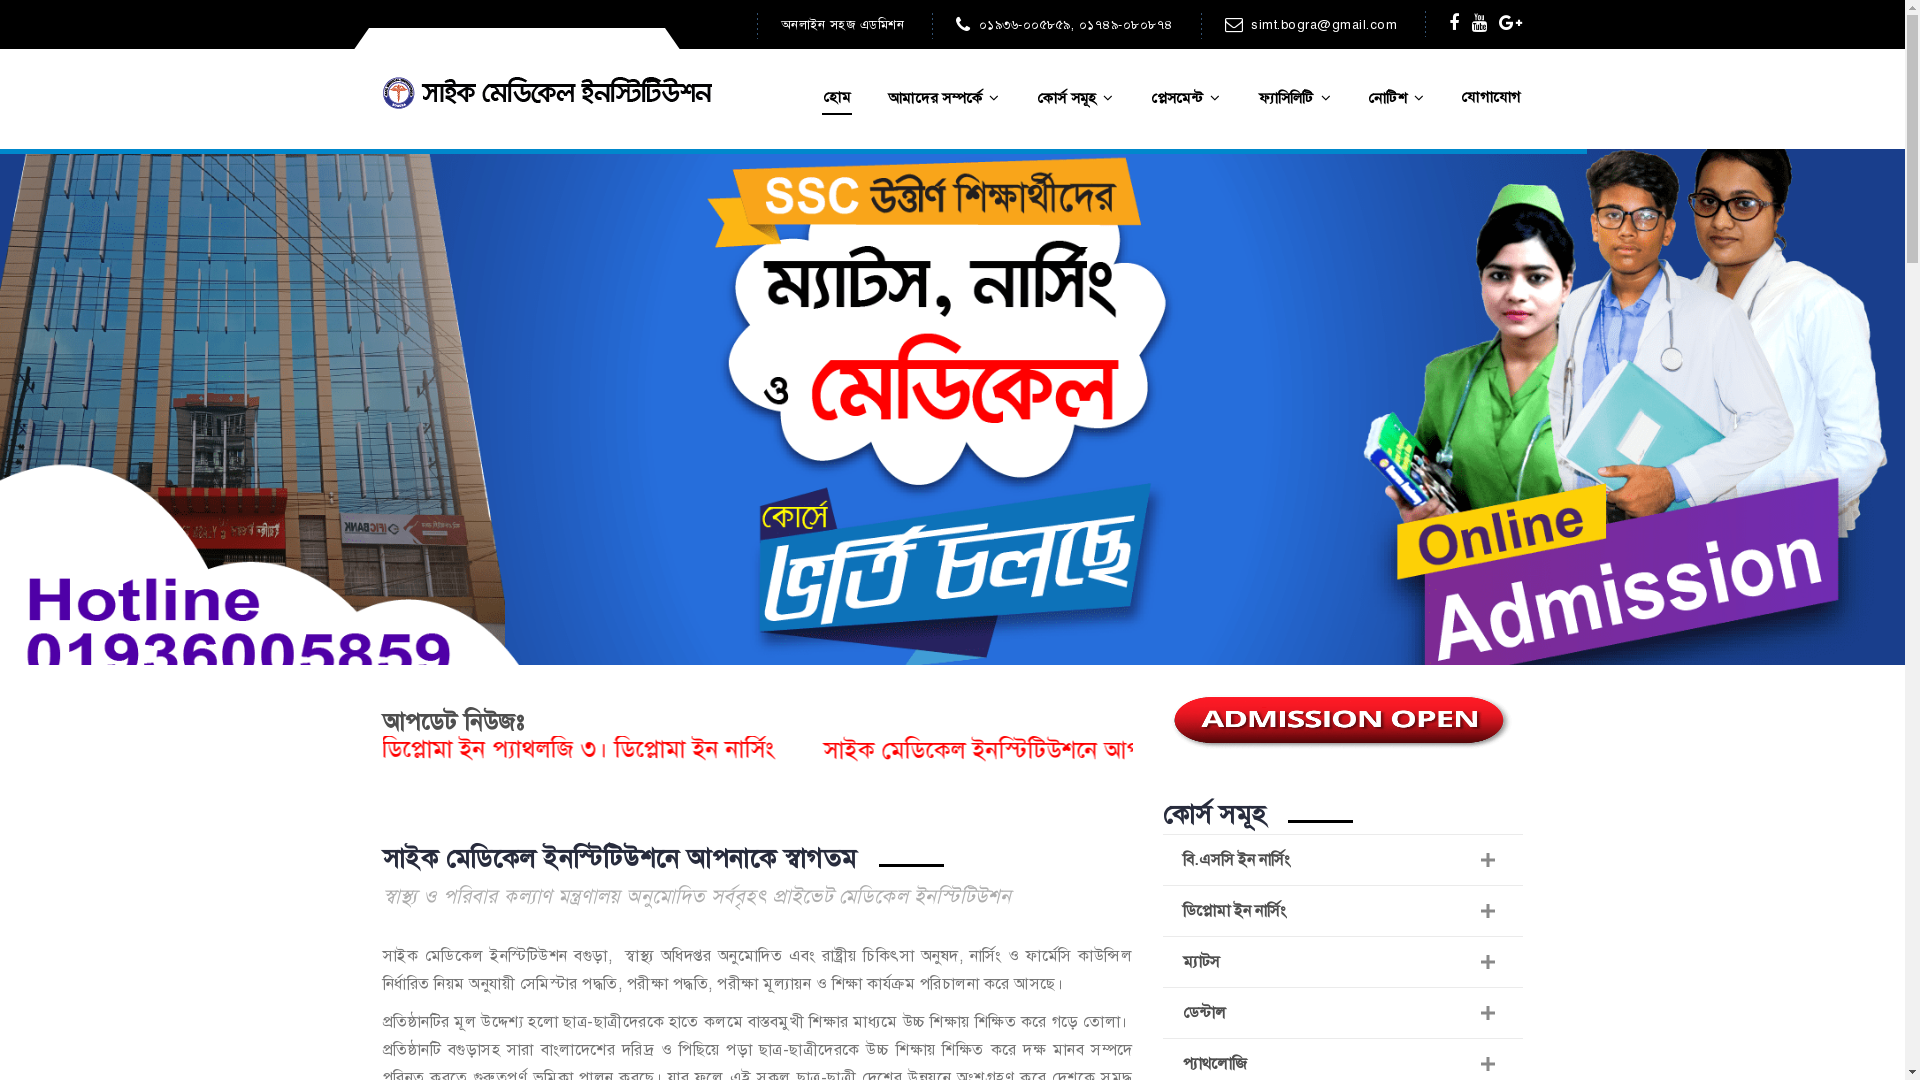 Image resolution: width=1920 pixels, height=1080 pixels. What do you see at coordinates (1479, 23) in the screenshot?
I see `'YouTube'` at bounding box center [1479, 23].